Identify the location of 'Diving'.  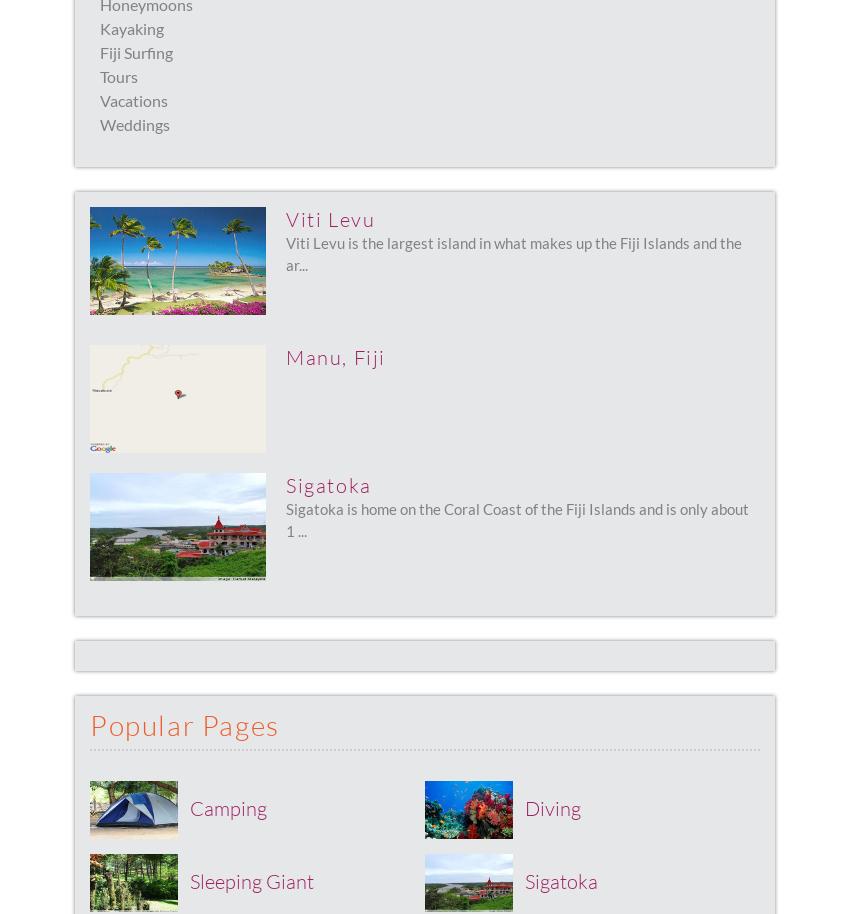
(552, 806).